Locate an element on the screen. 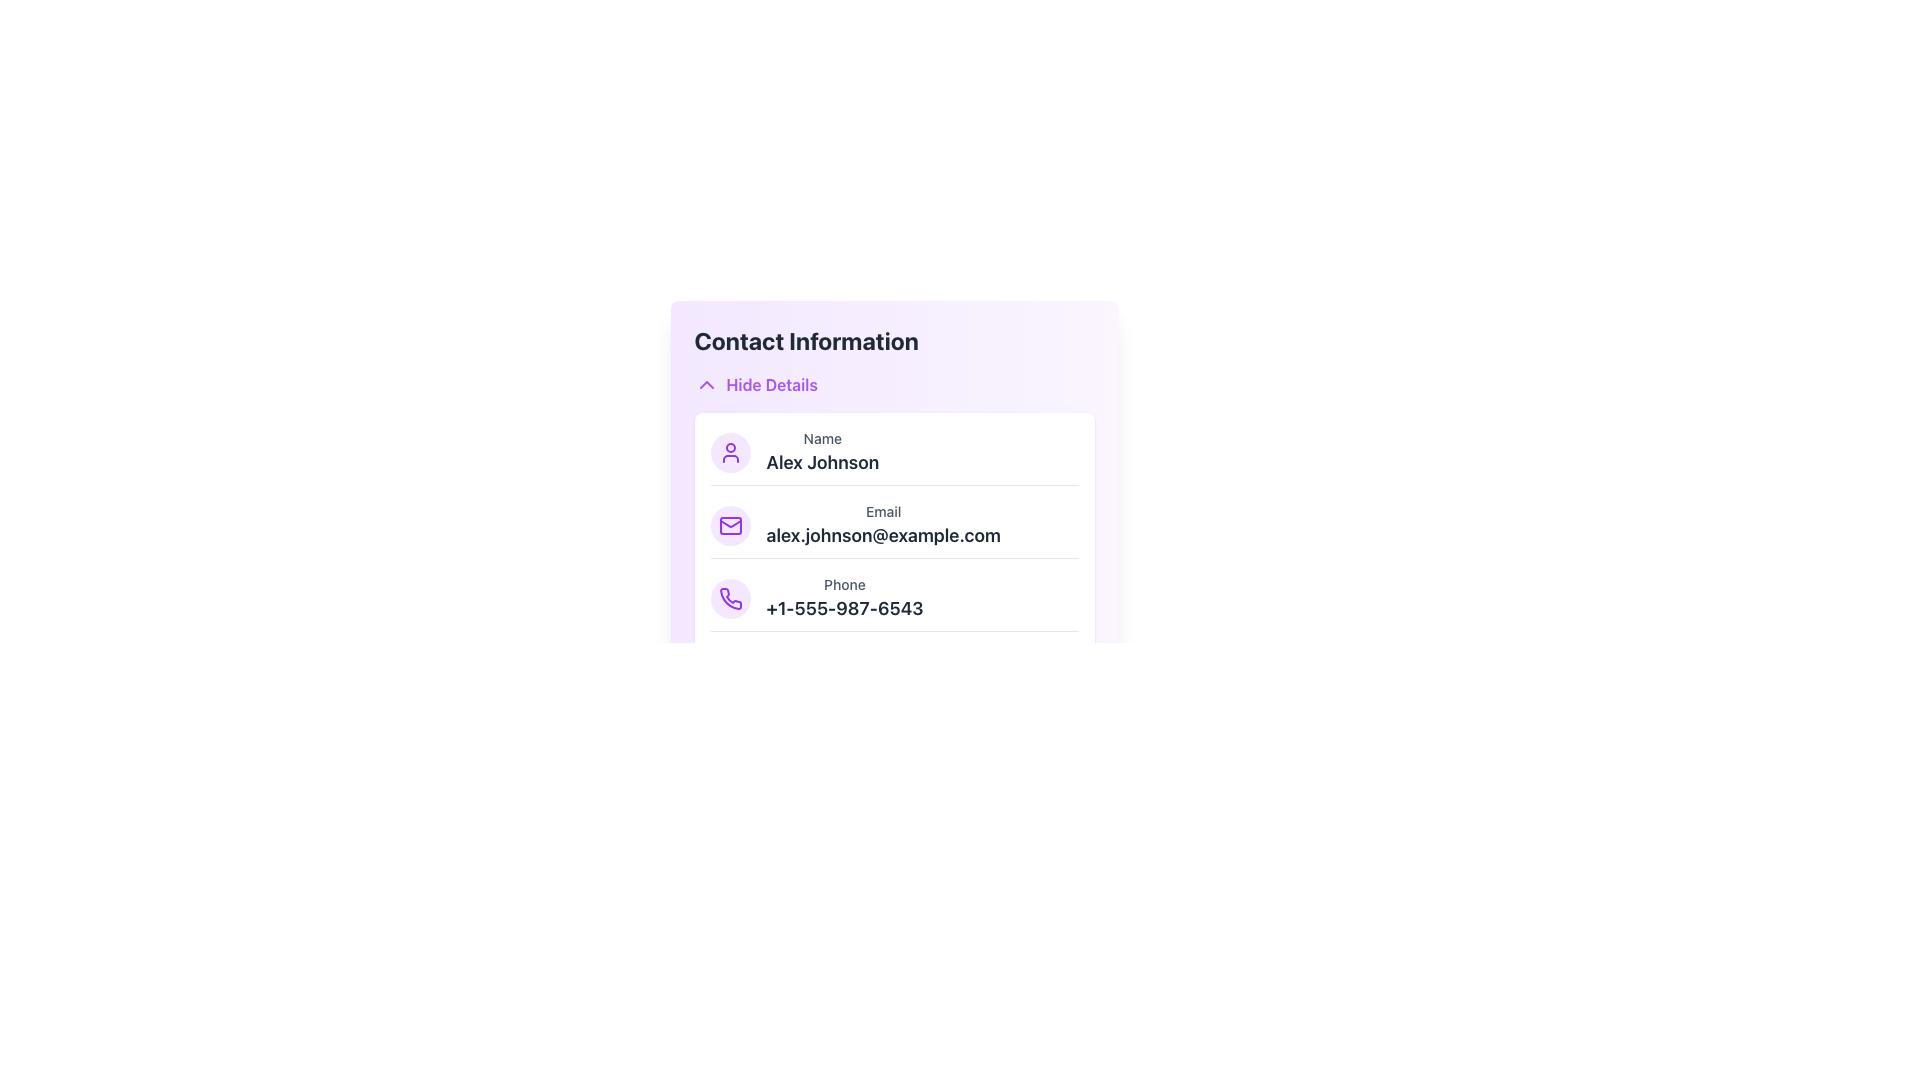 The height and width of the screenshot is (1080, 1920). the text display element that shows 'Email' and 'alex.johnson@example.com' in a contact information section is located at coordinates (882, 524).